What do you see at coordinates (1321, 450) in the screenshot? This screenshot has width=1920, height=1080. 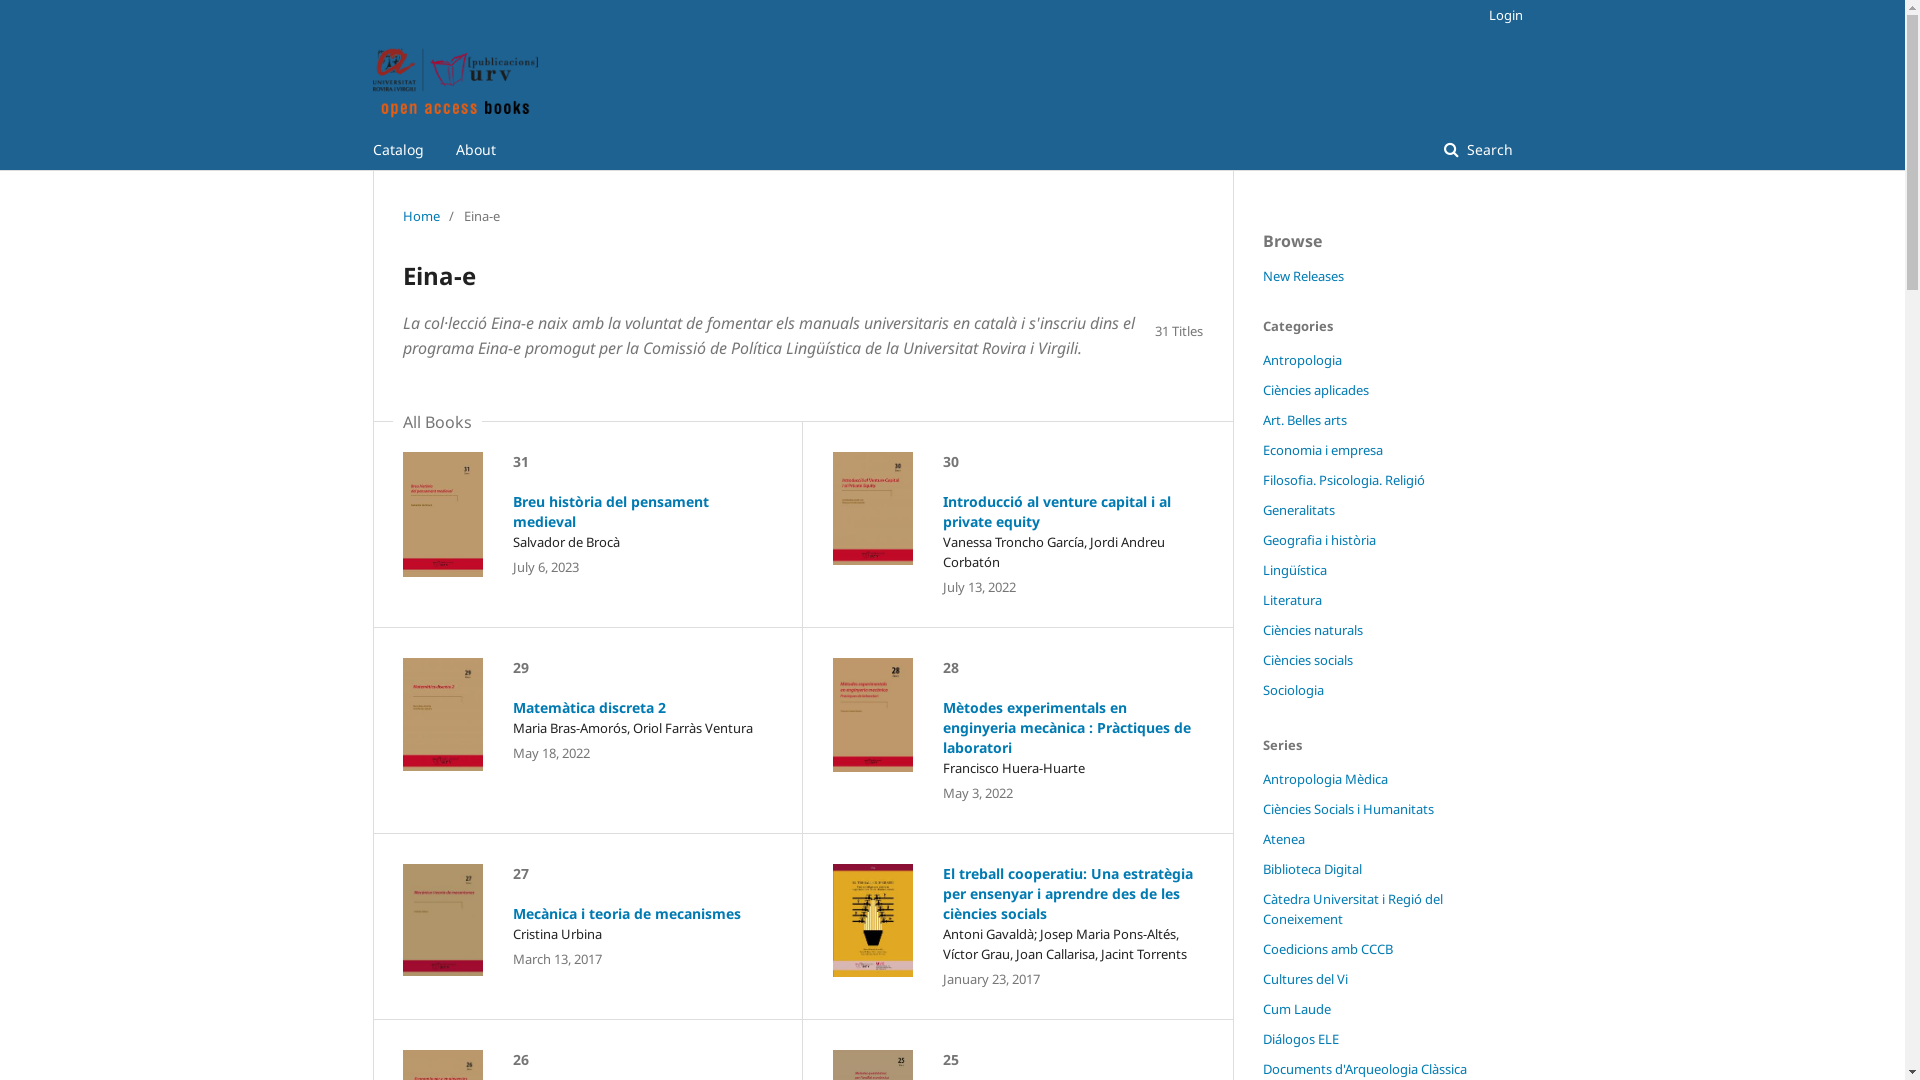 I see `'Economia i empresa'` at bounding box center [1321, 450].